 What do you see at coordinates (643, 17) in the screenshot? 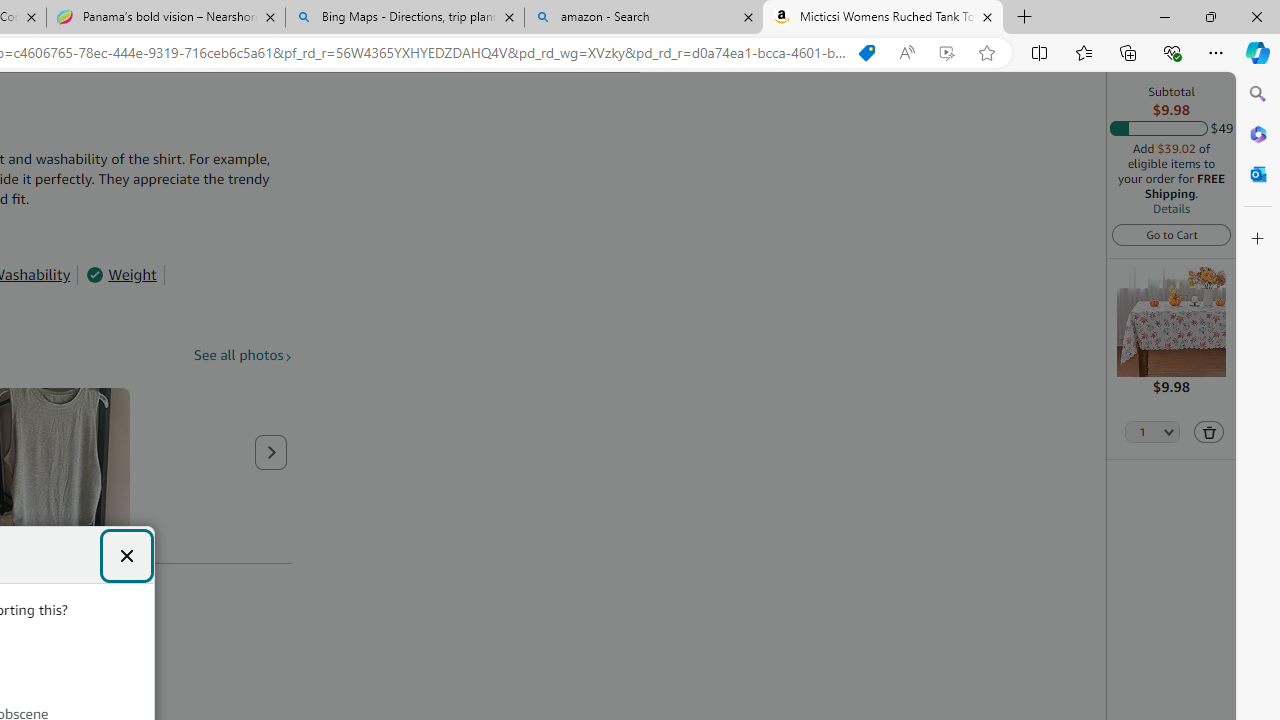
I see `'amazon - Search'` at bounding box center [643, 17].